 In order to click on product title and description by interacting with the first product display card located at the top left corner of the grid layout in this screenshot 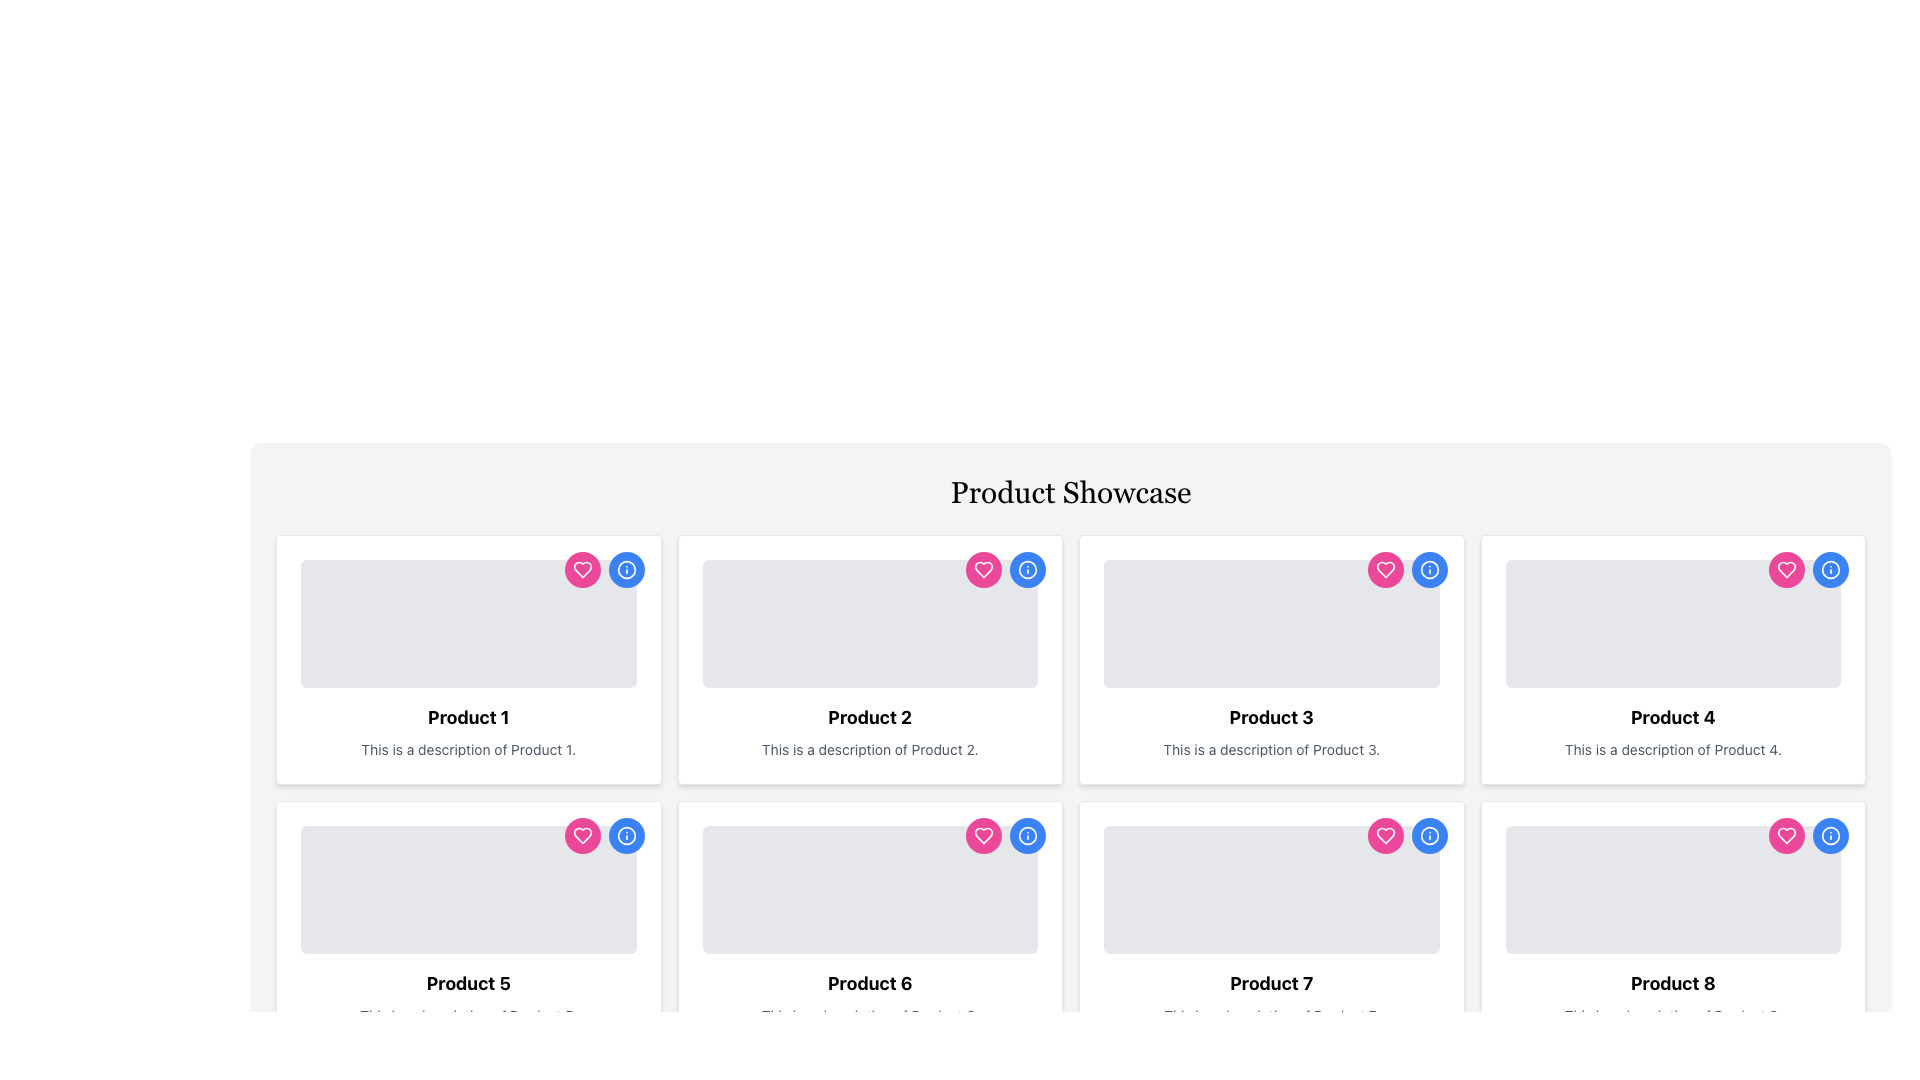, I will do `click(467, 659)`.